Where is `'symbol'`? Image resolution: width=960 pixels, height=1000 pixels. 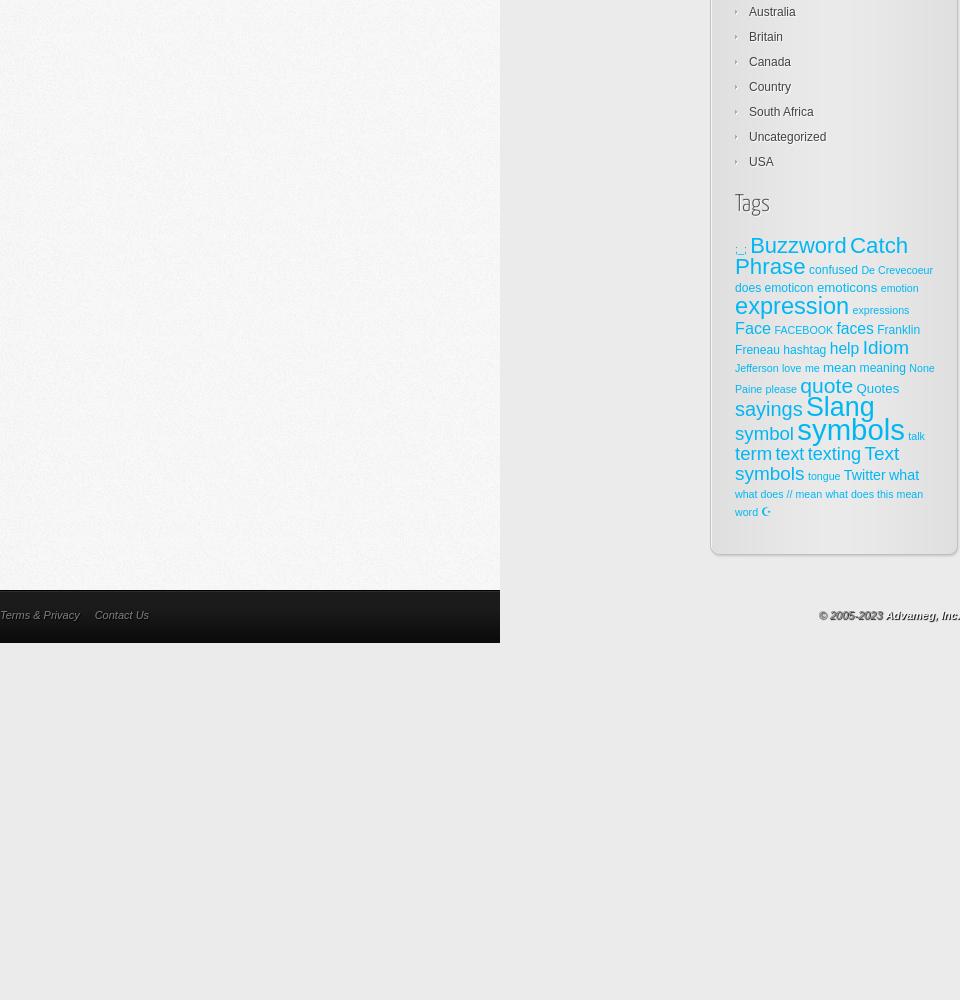
'symbol' is located at coordinates (763, 433).